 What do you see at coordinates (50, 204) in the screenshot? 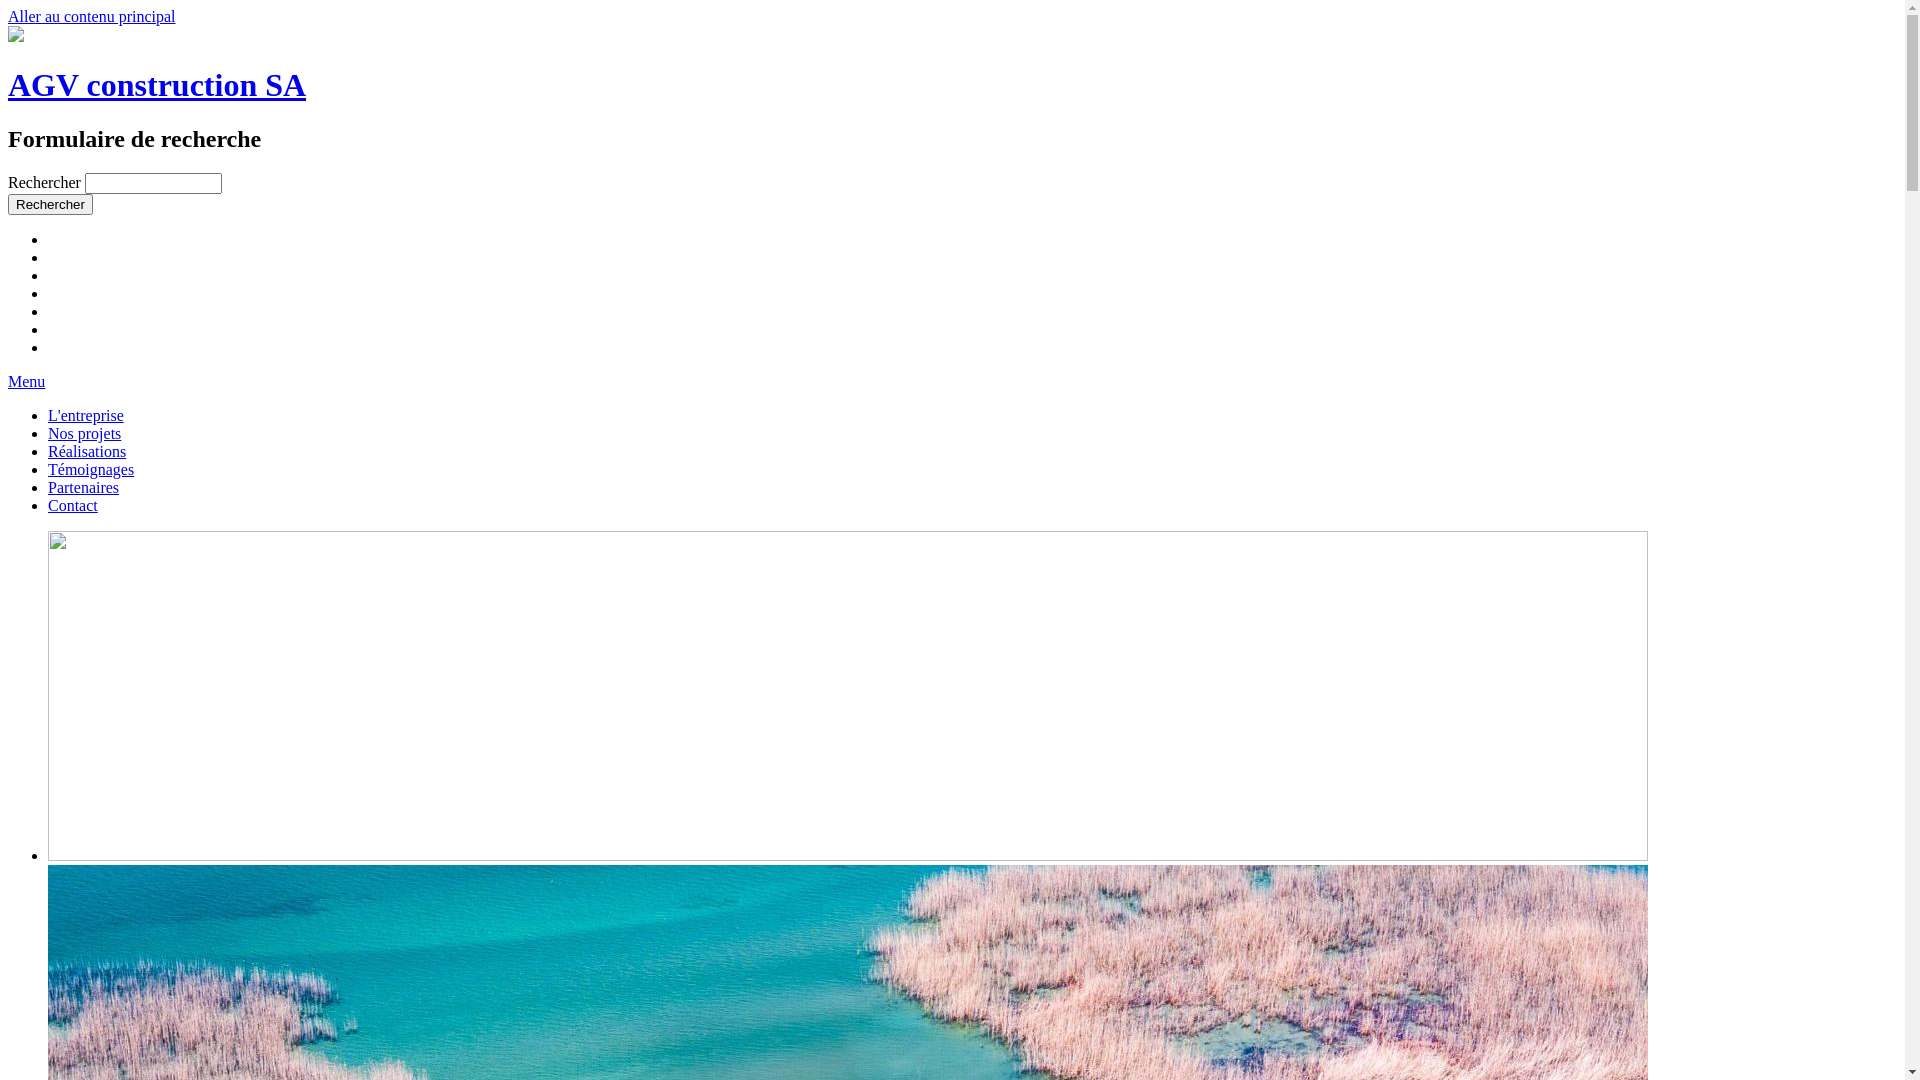
I see `'Rechercher'` at bounding box center [50, 204].